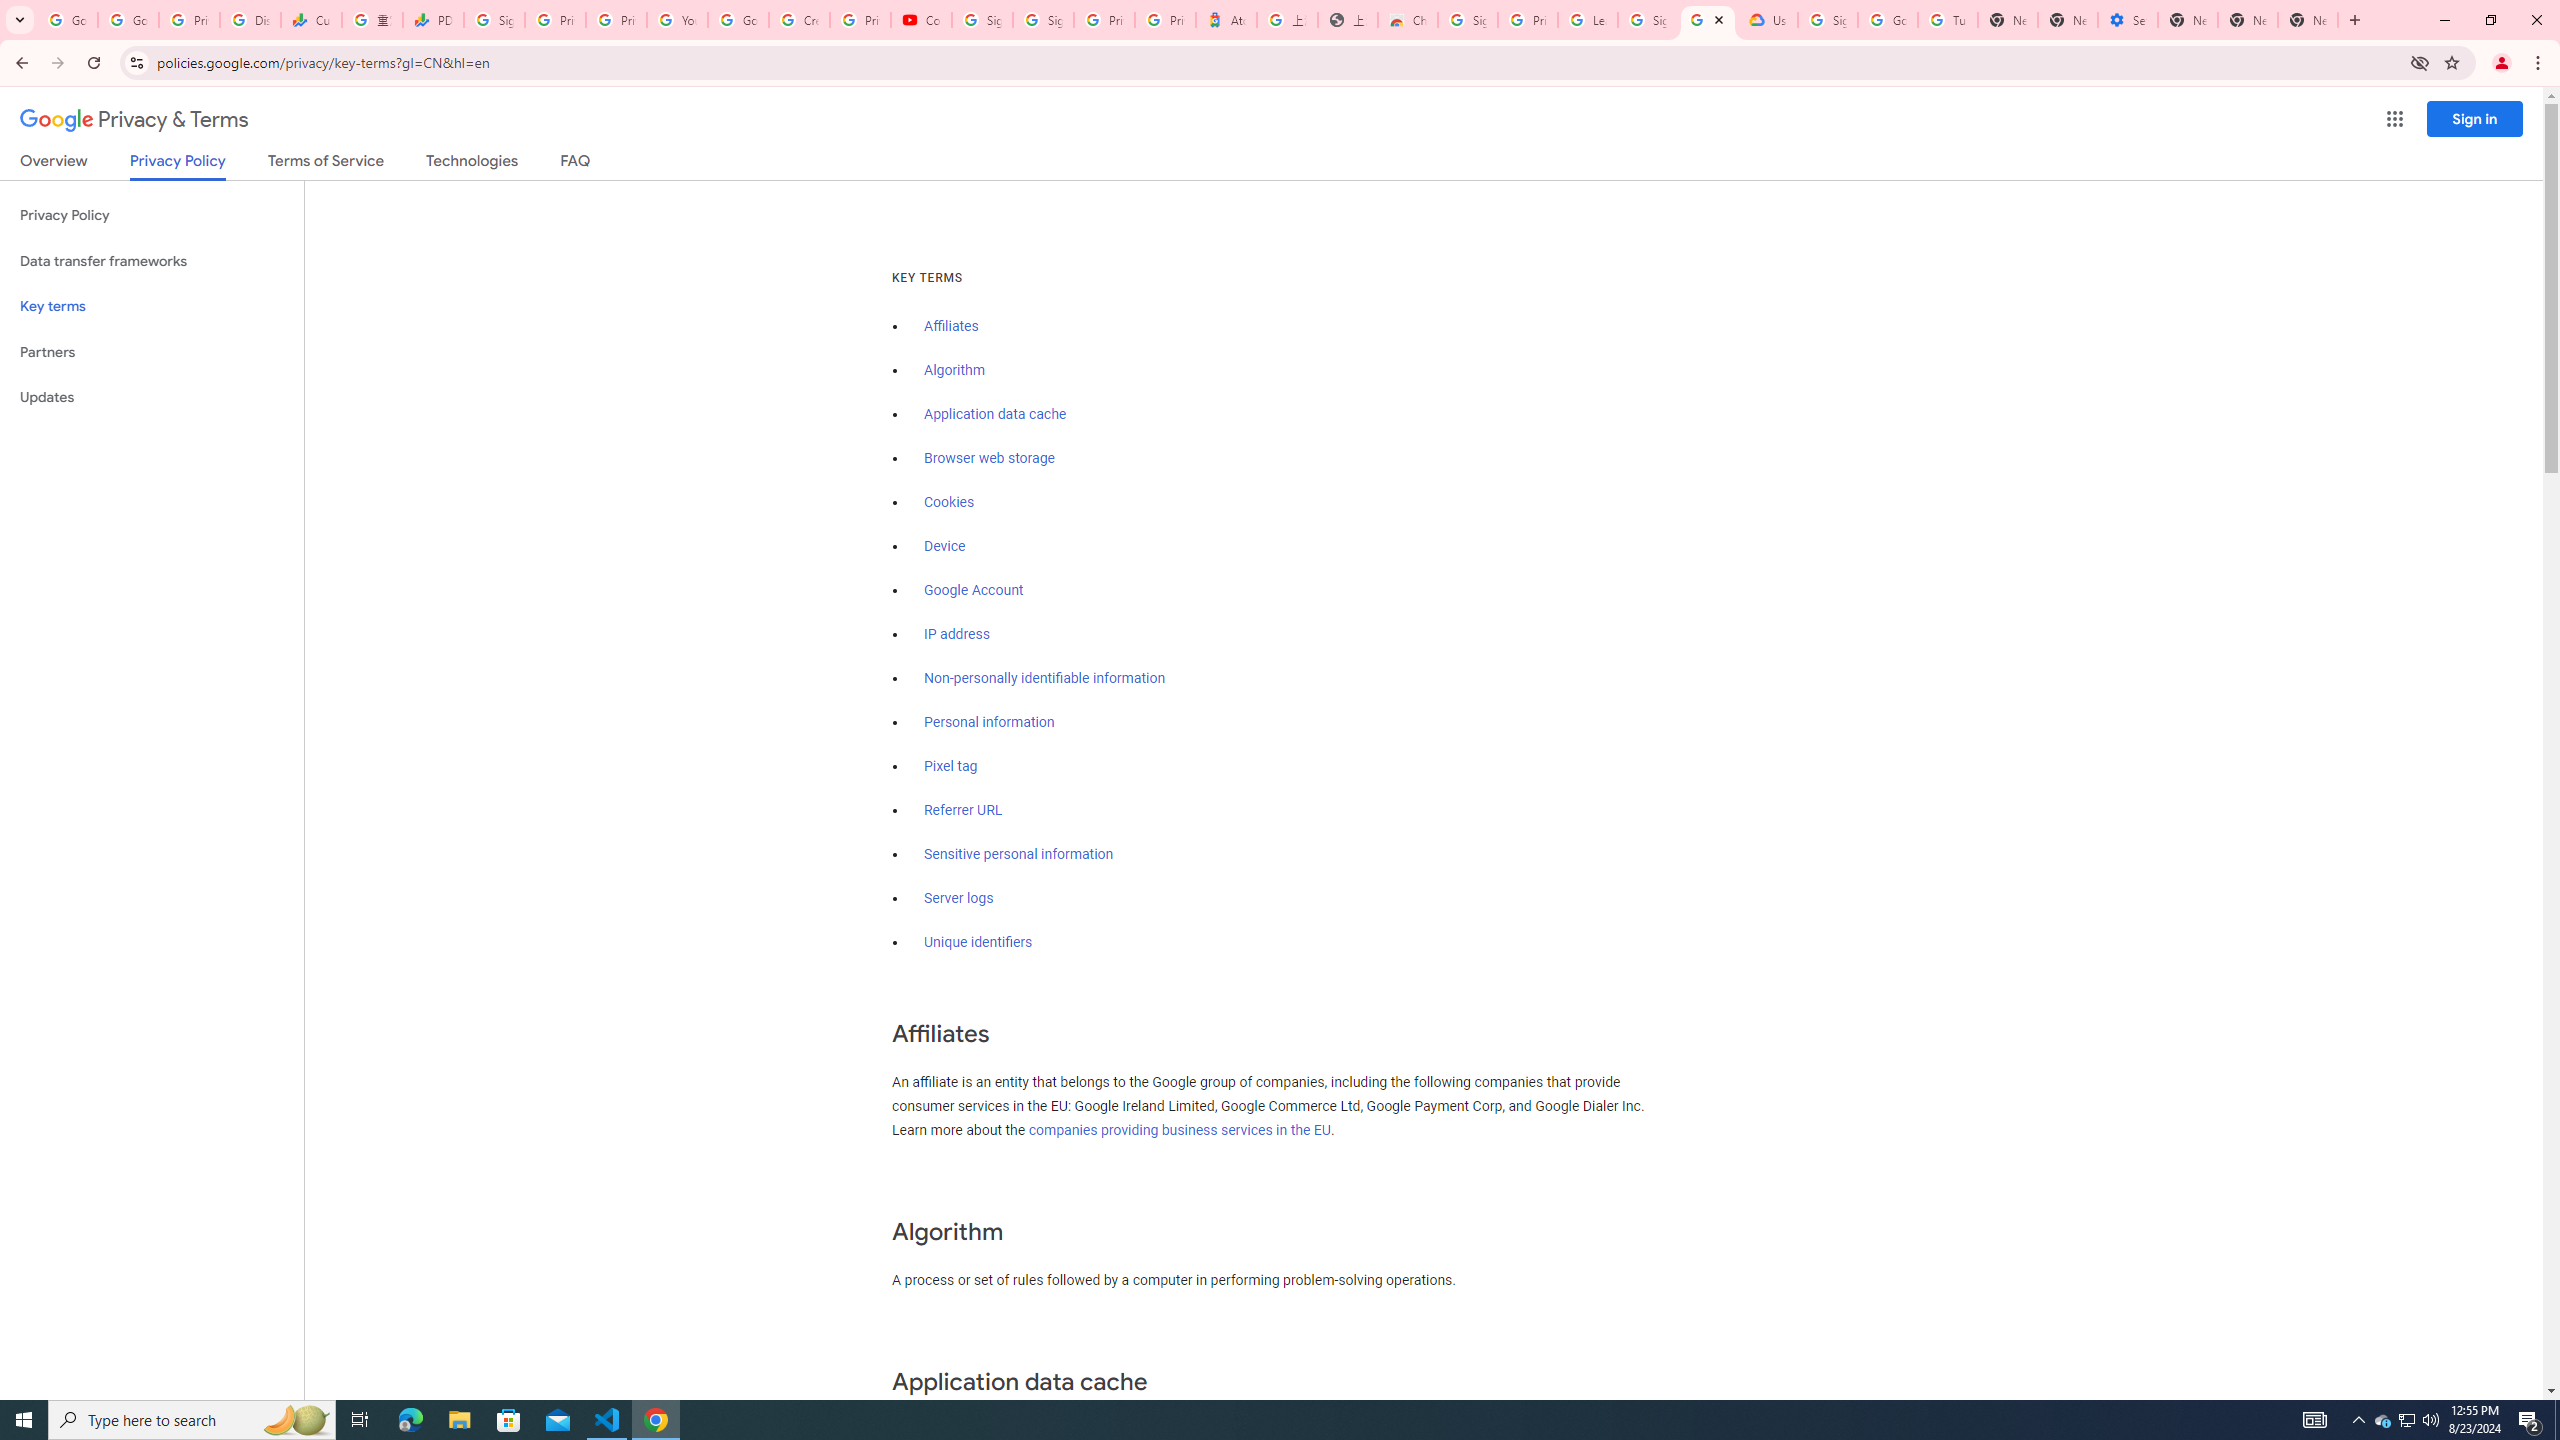  I want to click on 'Affiliates', so click(950, 325).